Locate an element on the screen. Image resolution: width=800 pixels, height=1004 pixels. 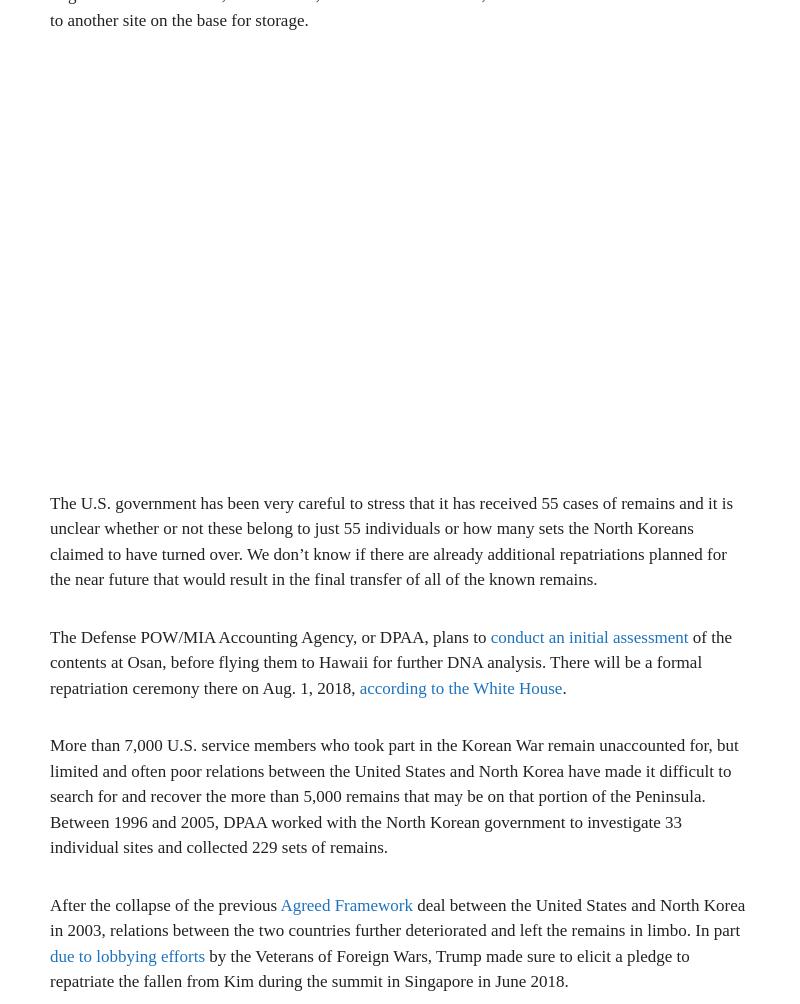
'by the Veterans of Foreign Wars, Trump made sure to elicit a pledge to repatriate the fallen from Kim during the summit in Singapore in June 2018.' is located at coordinates (368, 967).